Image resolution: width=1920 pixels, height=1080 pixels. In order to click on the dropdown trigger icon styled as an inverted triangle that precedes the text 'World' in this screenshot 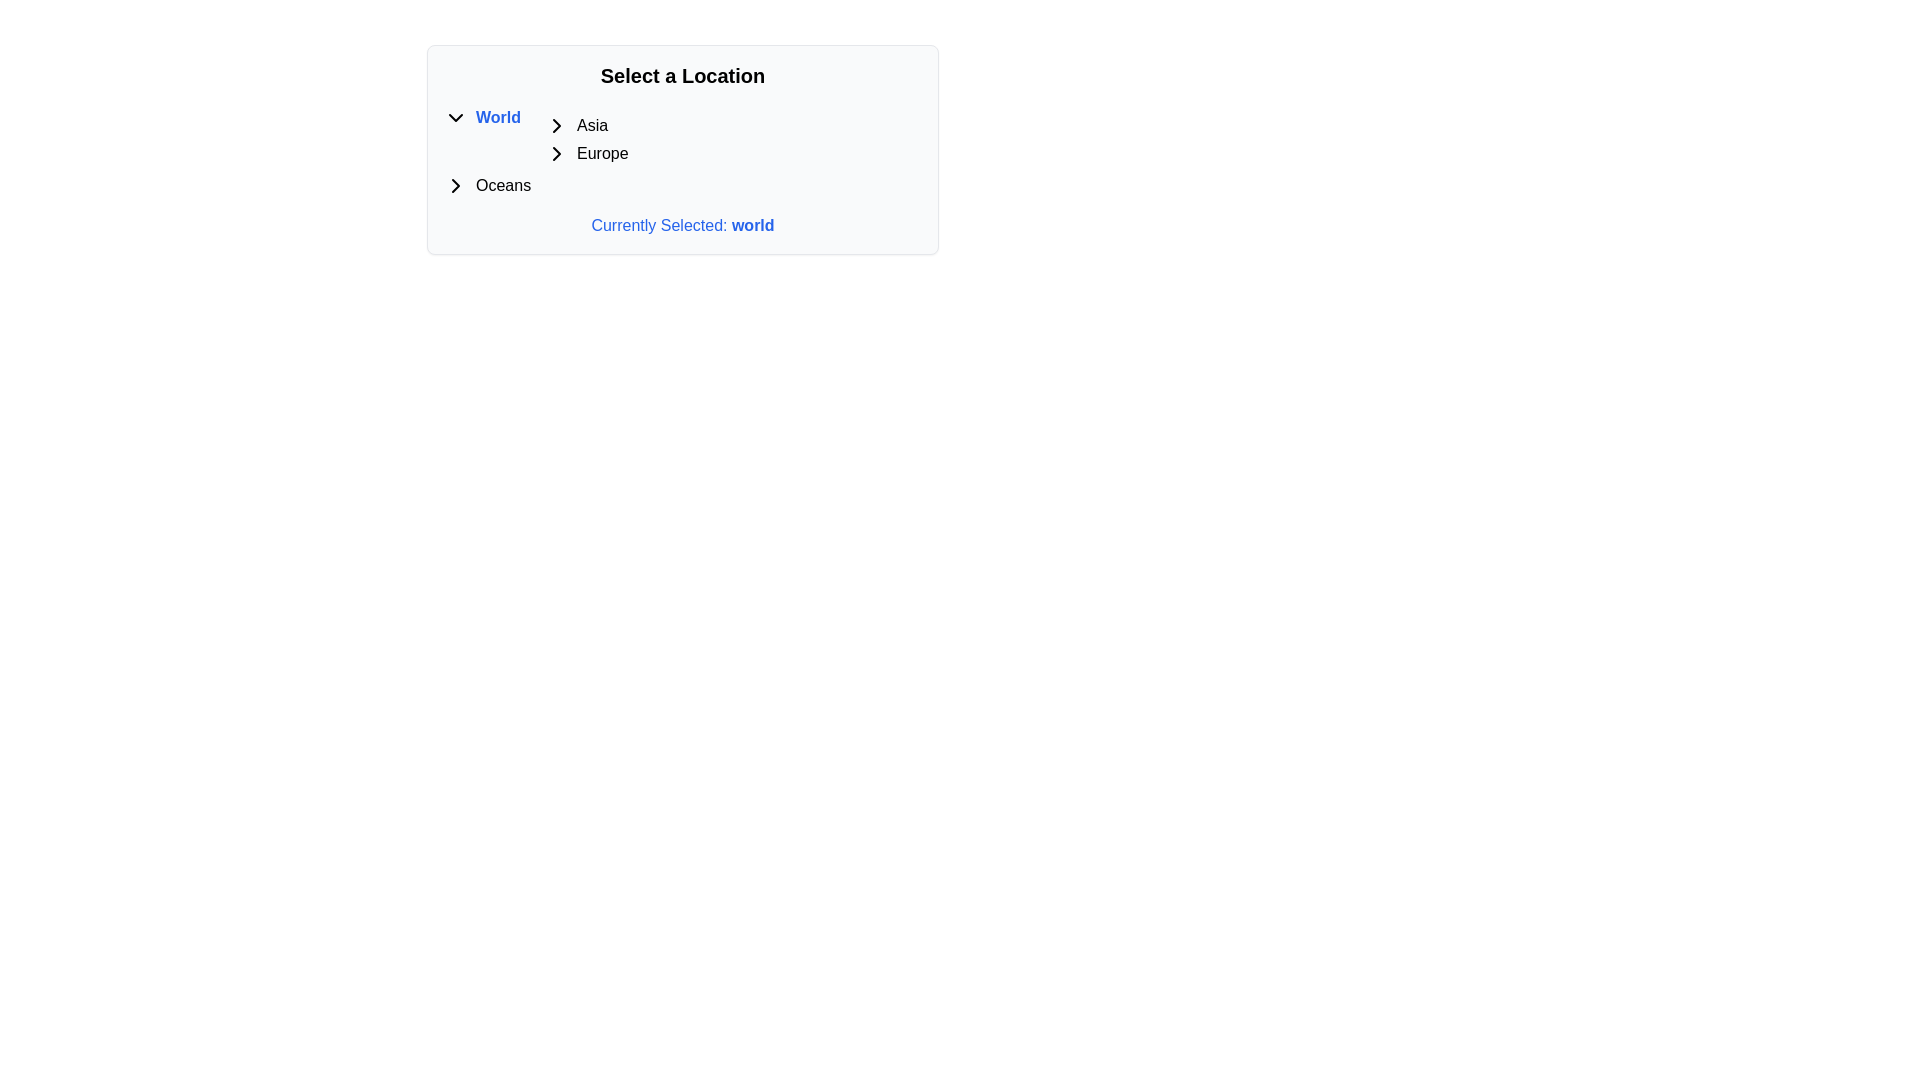, I will do `click(455, 118)`.